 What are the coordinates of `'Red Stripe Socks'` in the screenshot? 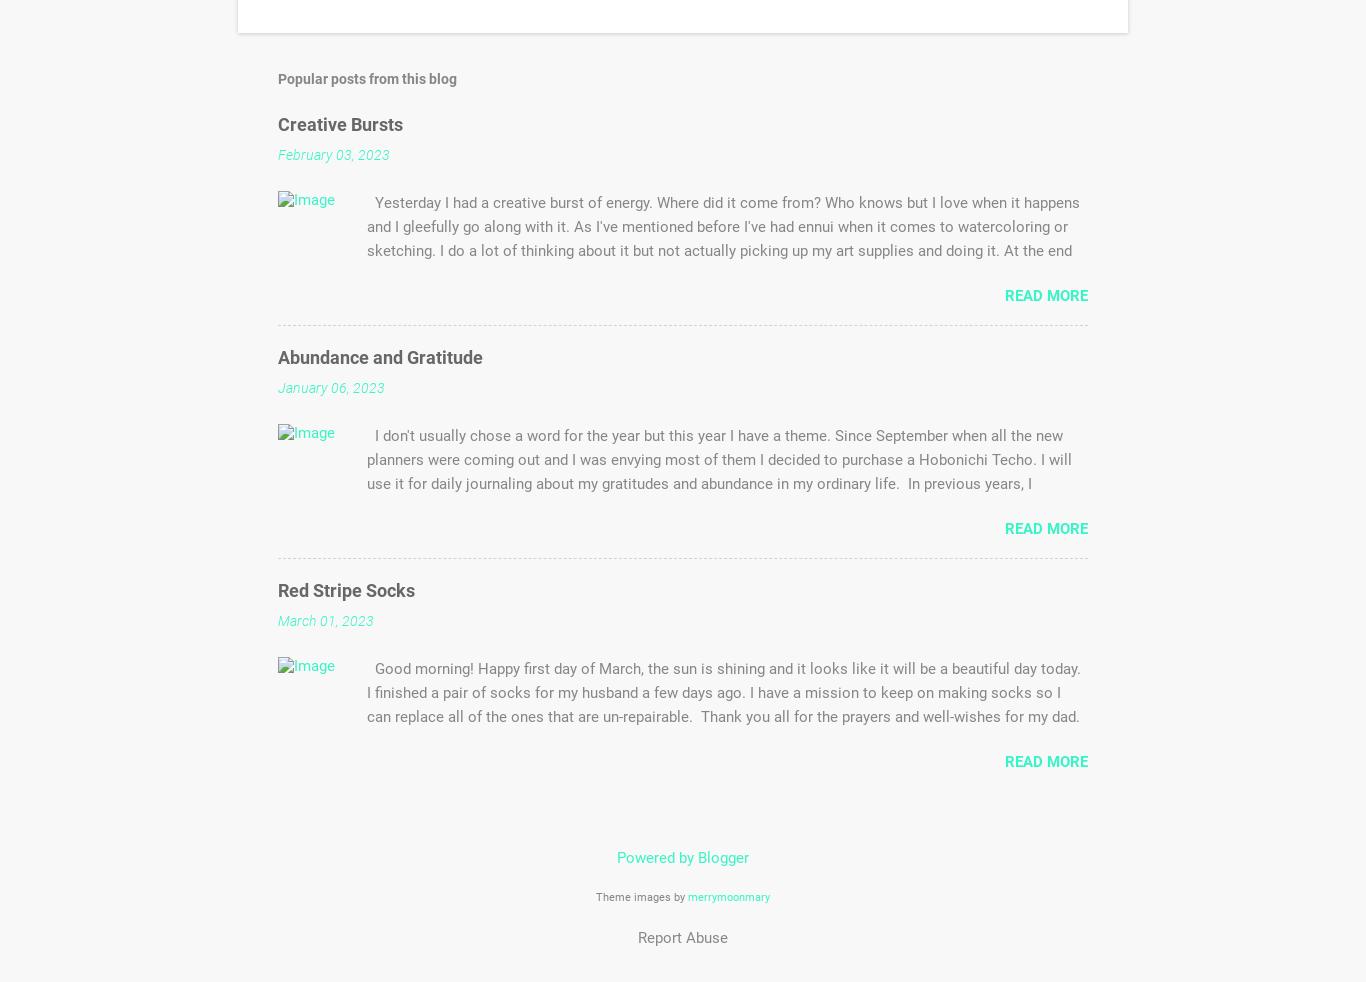 It's located at (345, 589).